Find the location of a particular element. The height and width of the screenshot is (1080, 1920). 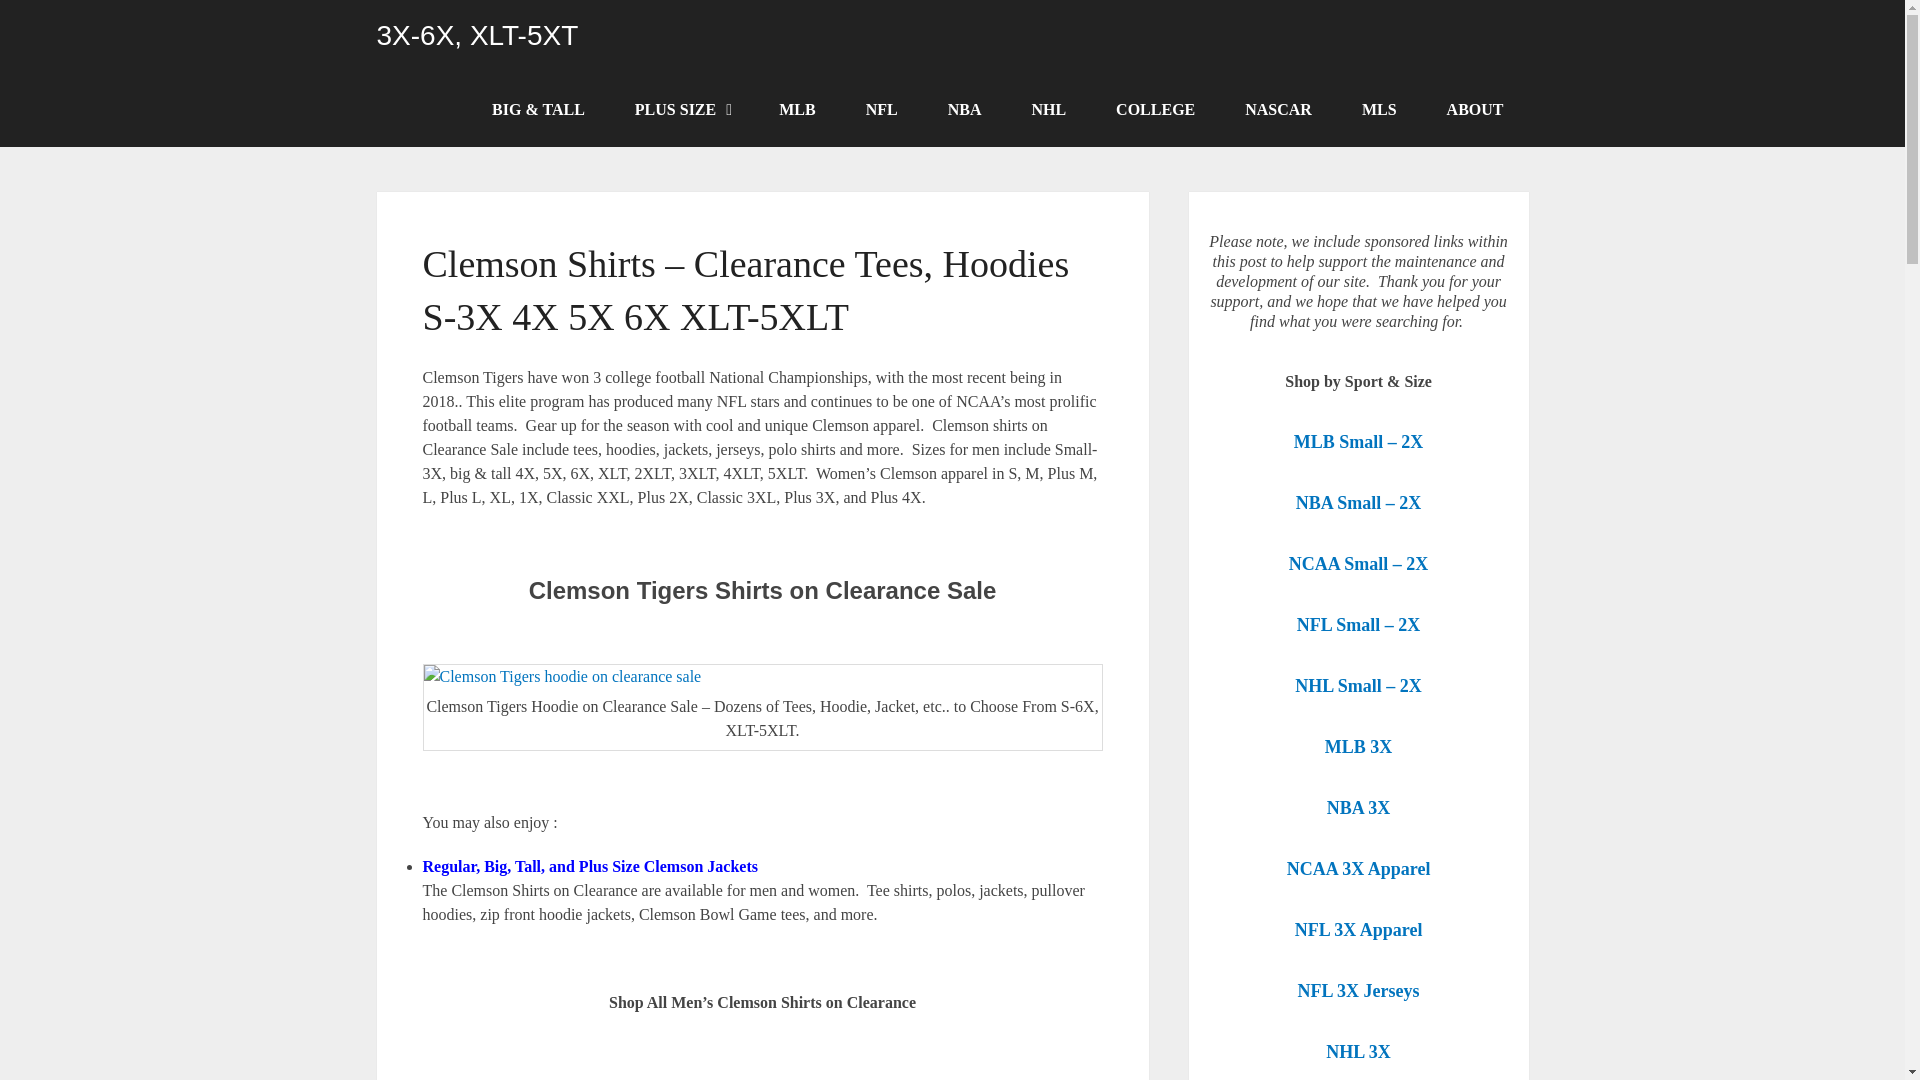

'PLUS SIZE' is located at coordinates (681, 110).